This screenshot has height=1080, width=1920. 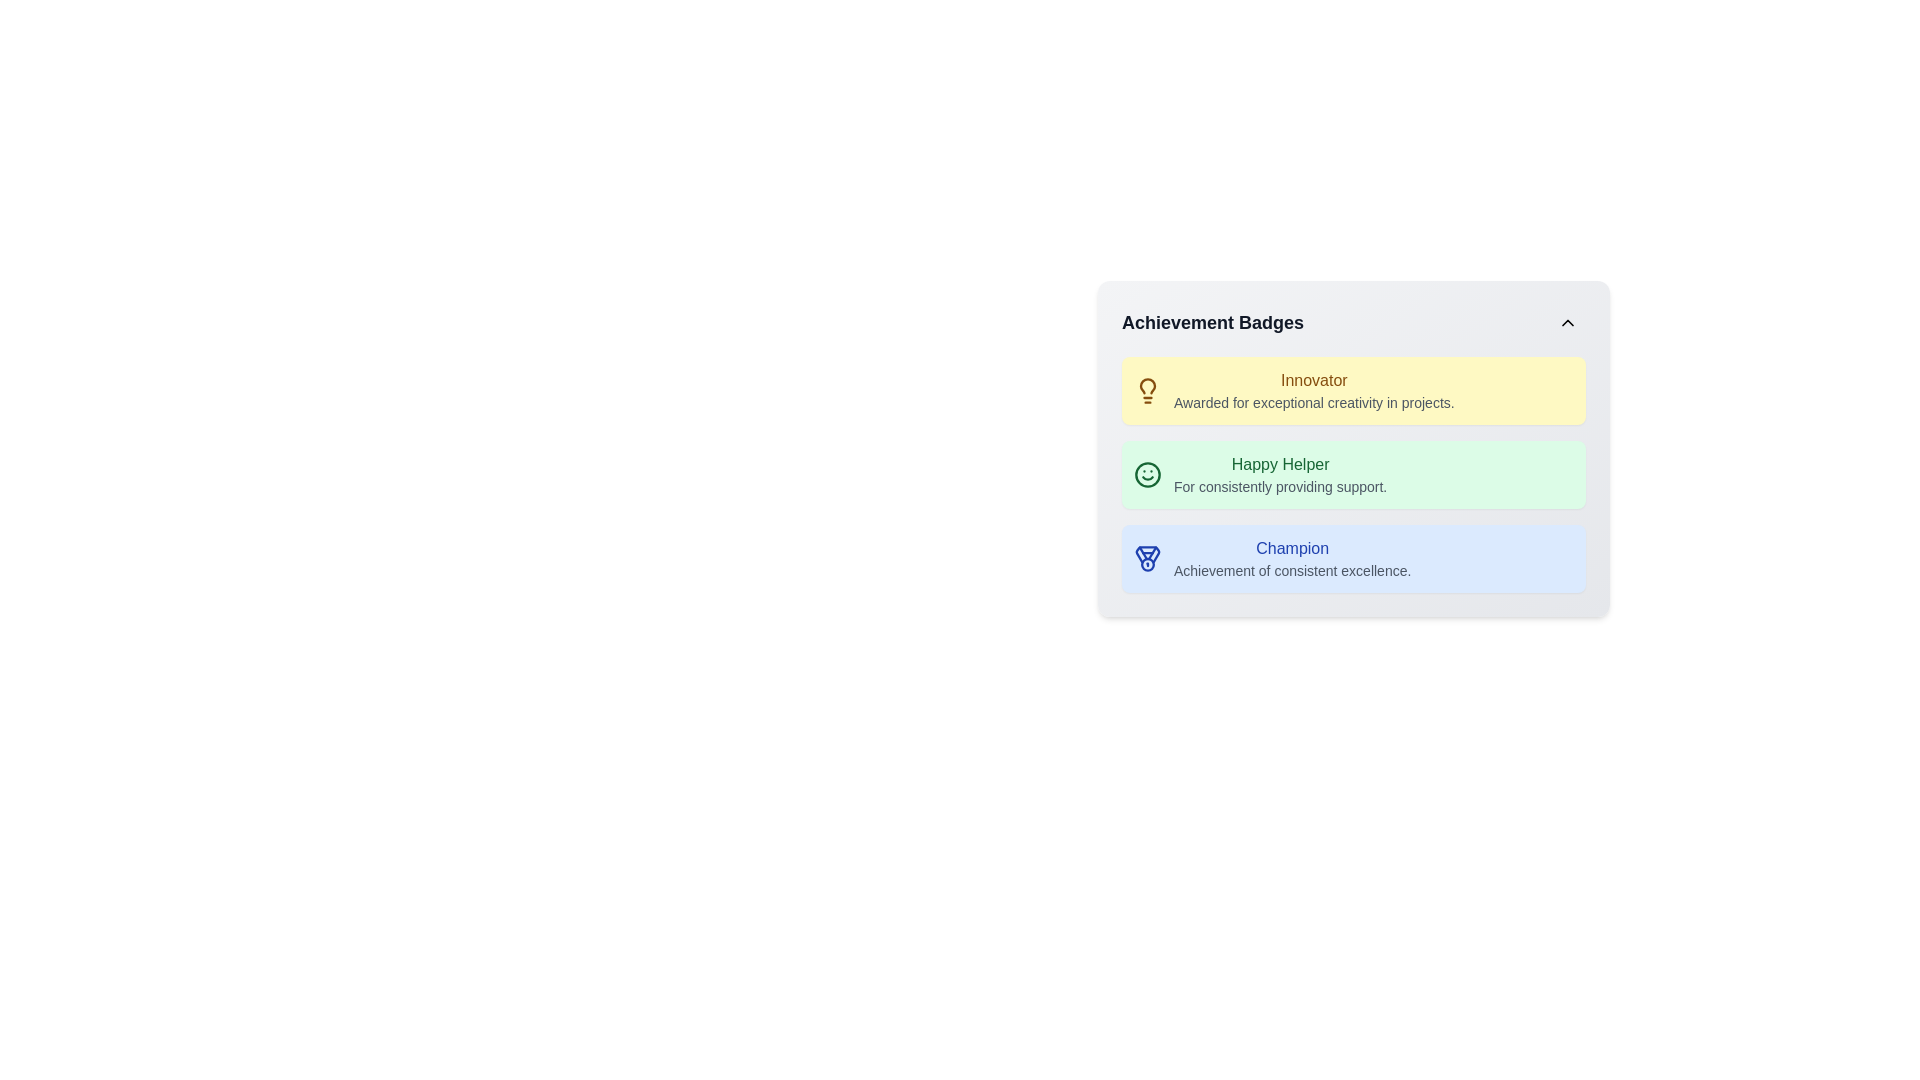 What do you see at coordinates (1567, 322) in the screenshot?
I see `the small, square-shaped button with rounded edges and an upward-pointing chevron icon, located in the top-right corner of the 'Achievement Badges' header` at bounding box center [1567, 322].